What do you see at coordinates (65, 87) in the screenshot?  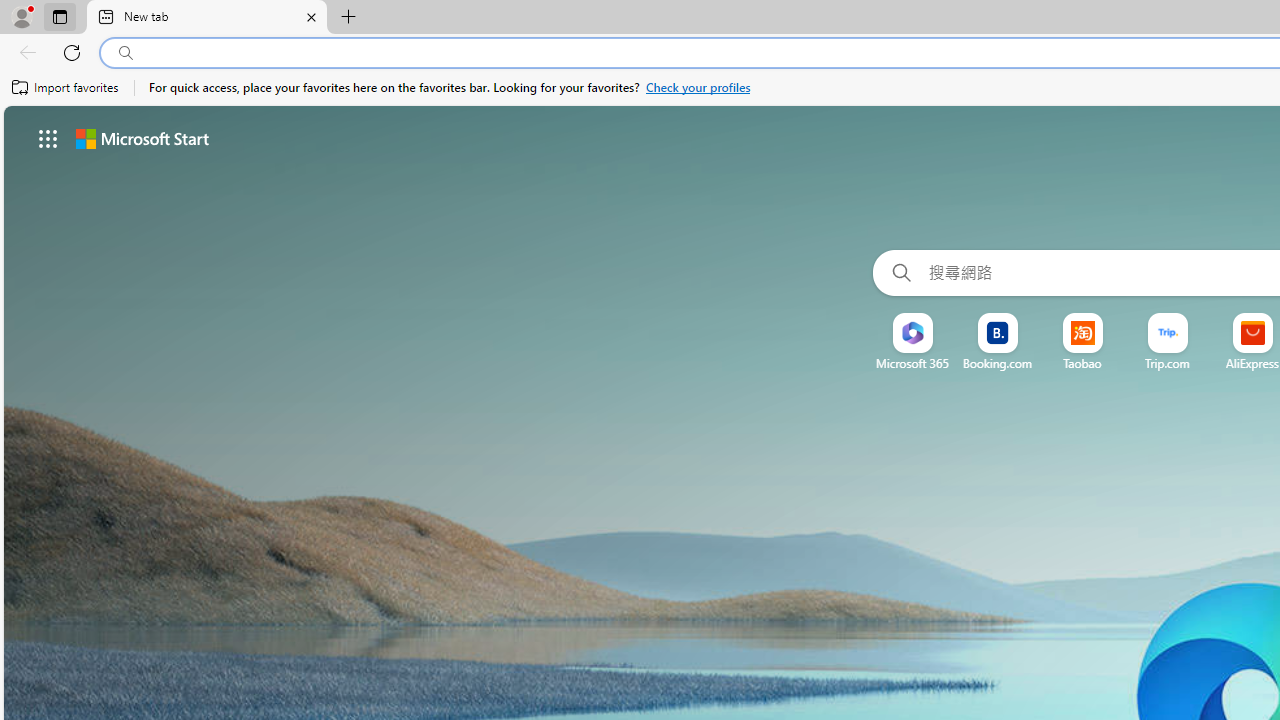 I see `'Import favorites'` at bounding box center [65, 87].